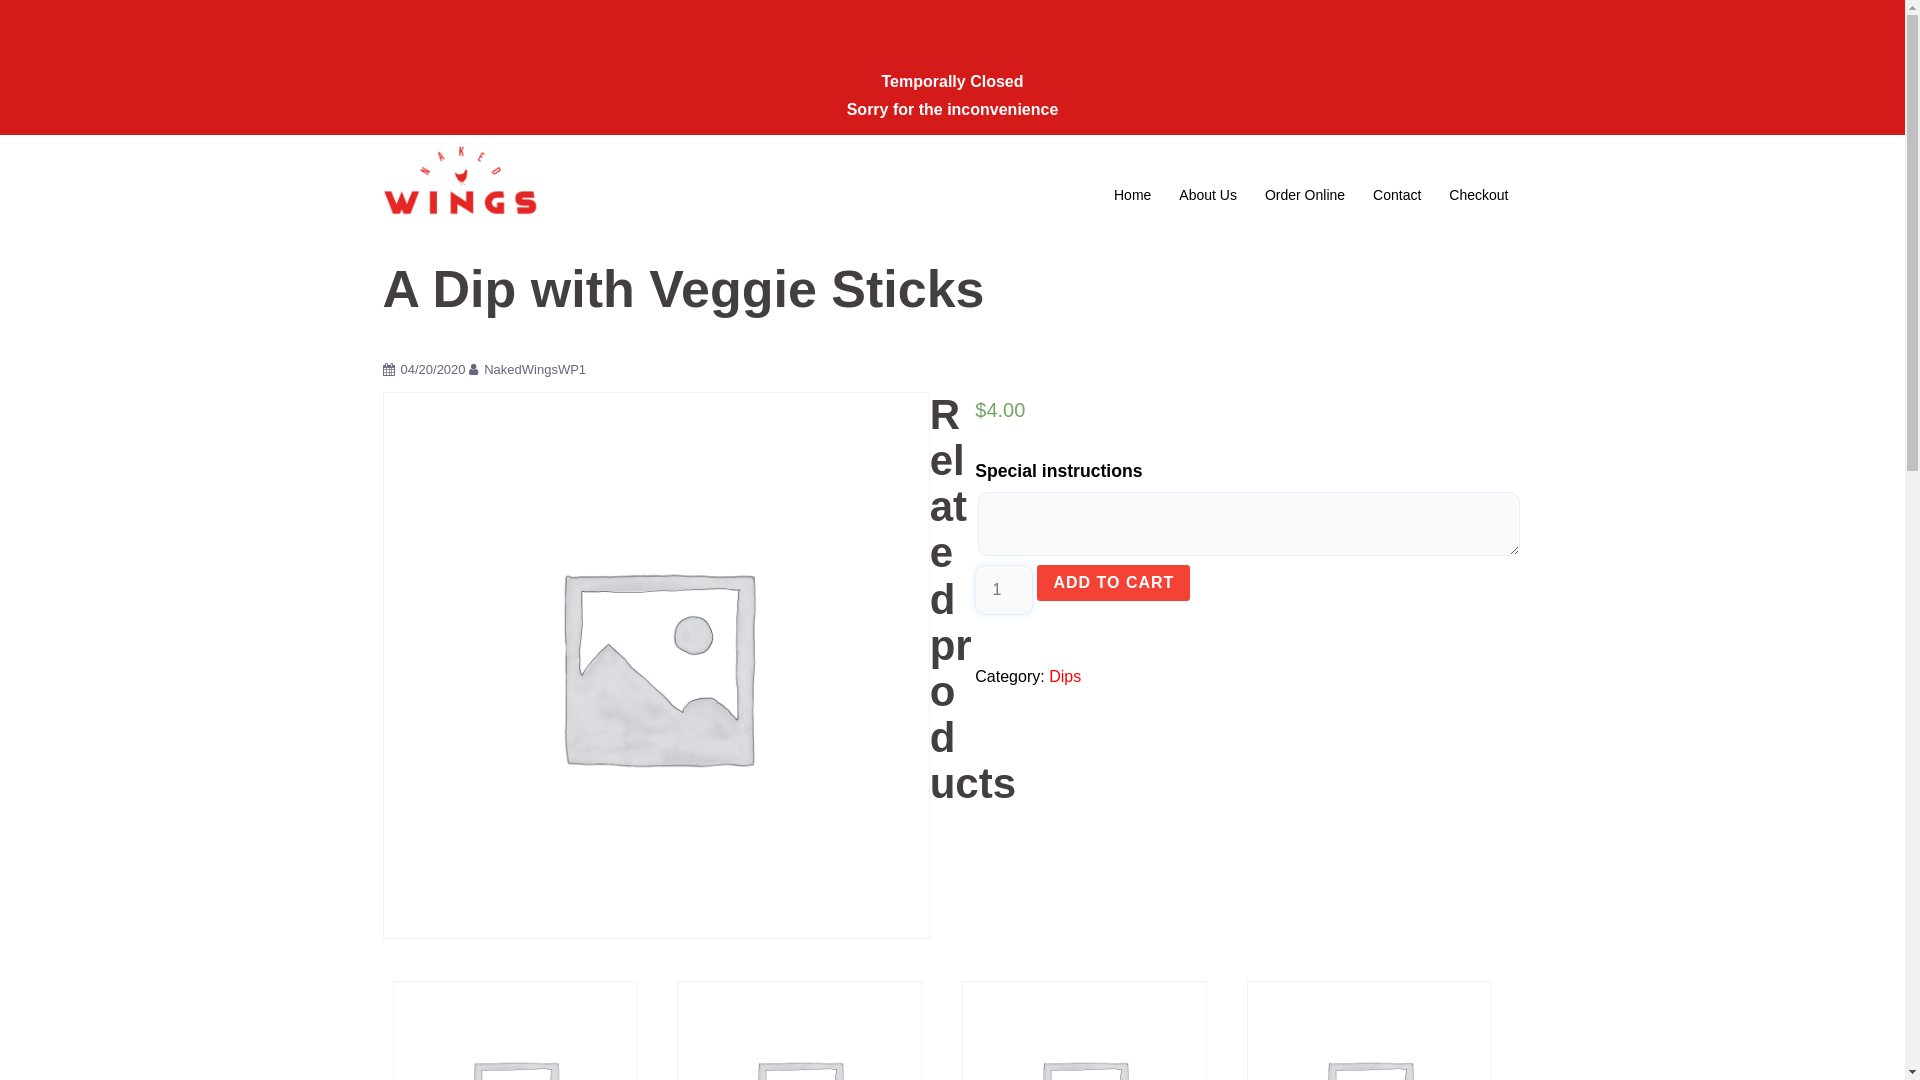 This screenshot has height=1080, width=1920. What do you see at coordinates (1207, 195) in the screenshot?
I see `'About Us'` at bounding box center [1207, 195].